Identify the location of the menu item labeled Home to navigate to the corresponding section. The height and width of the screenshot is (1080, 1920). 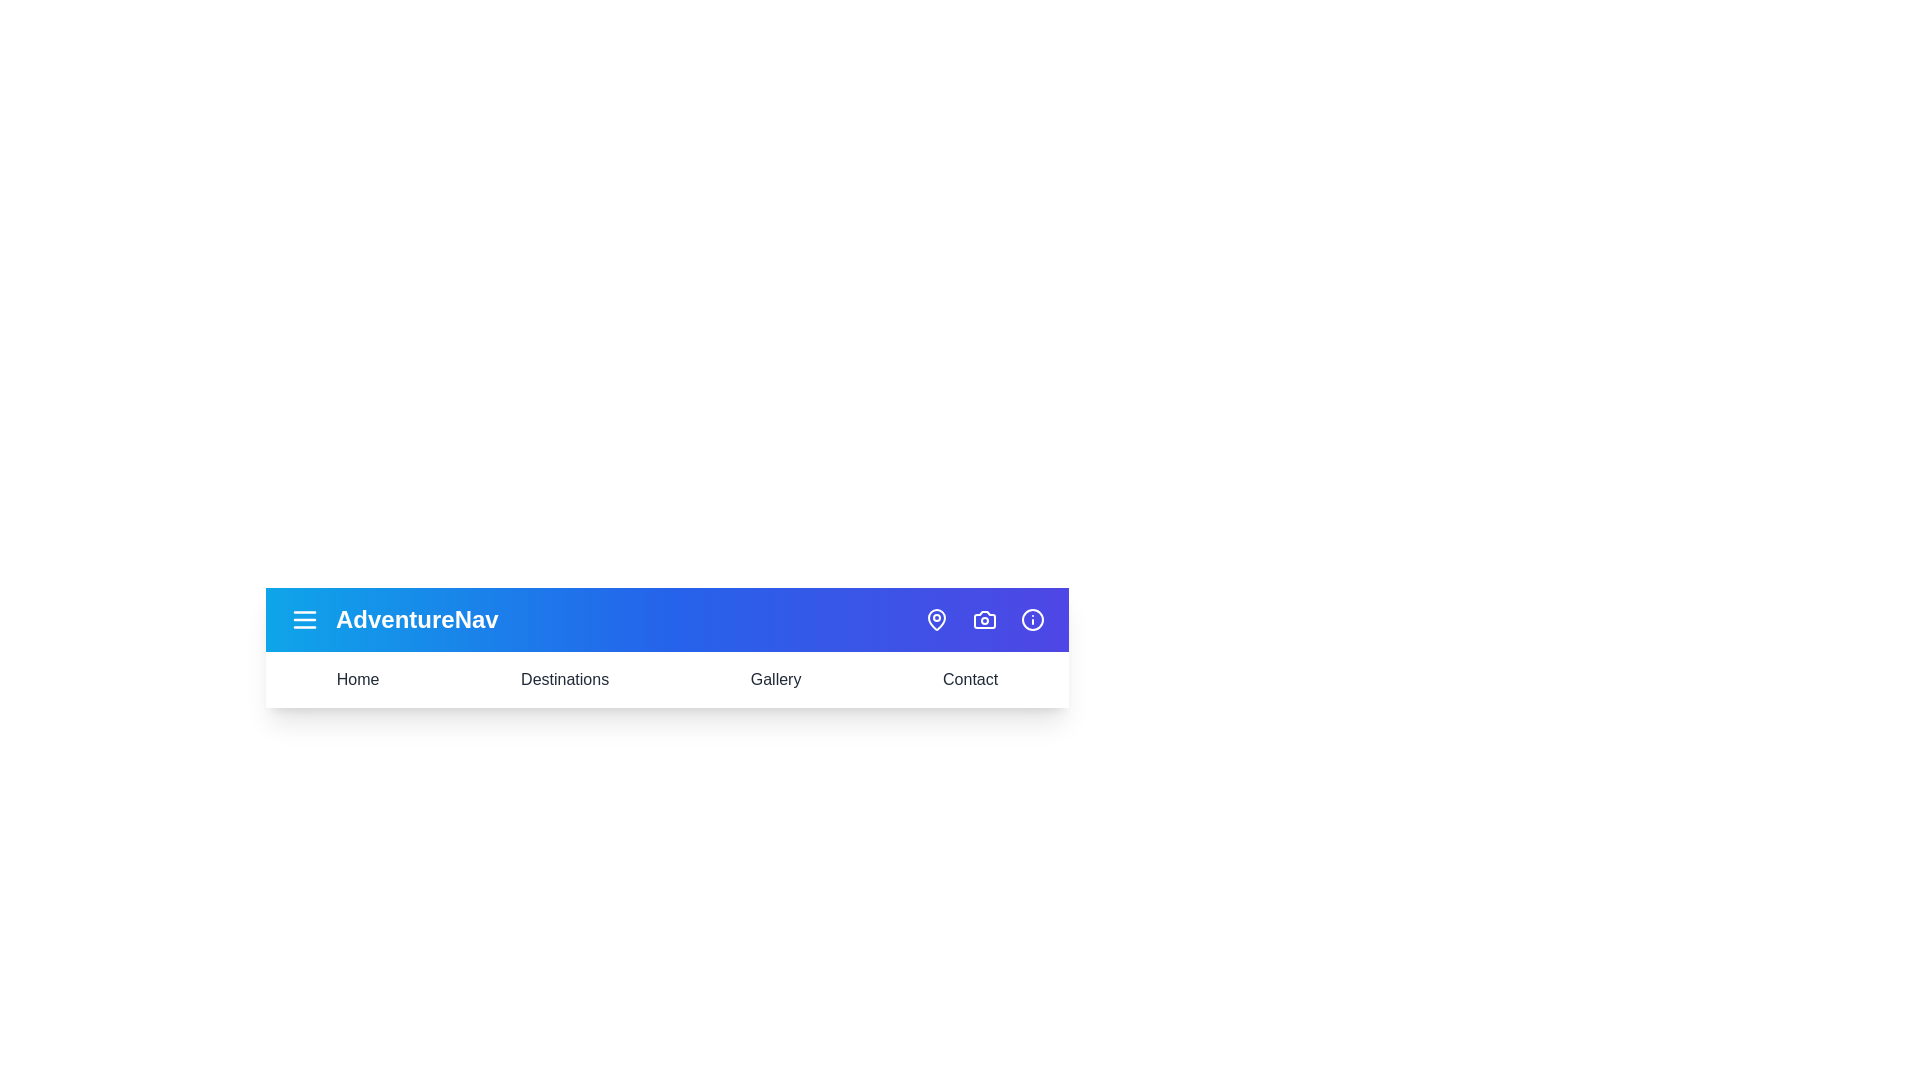
(358, 678).